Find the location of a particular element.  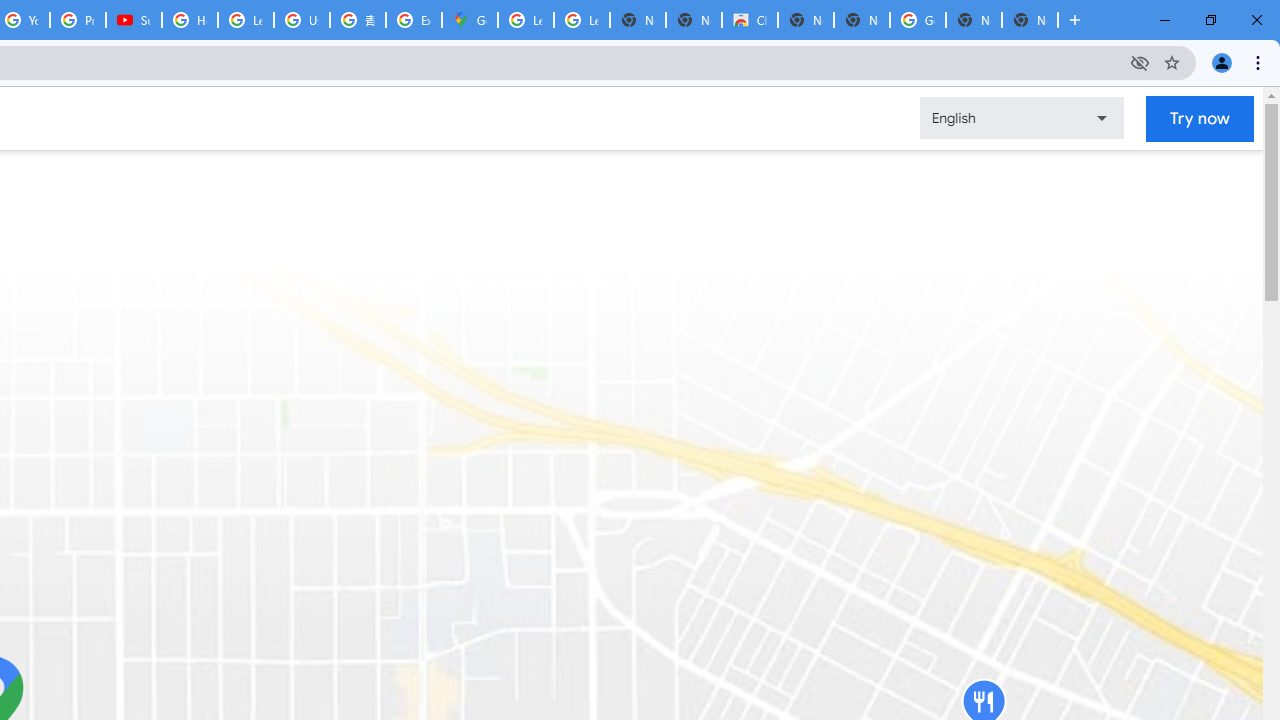

'Subscriptions - YouTube' is located at coordinates (133, 20).